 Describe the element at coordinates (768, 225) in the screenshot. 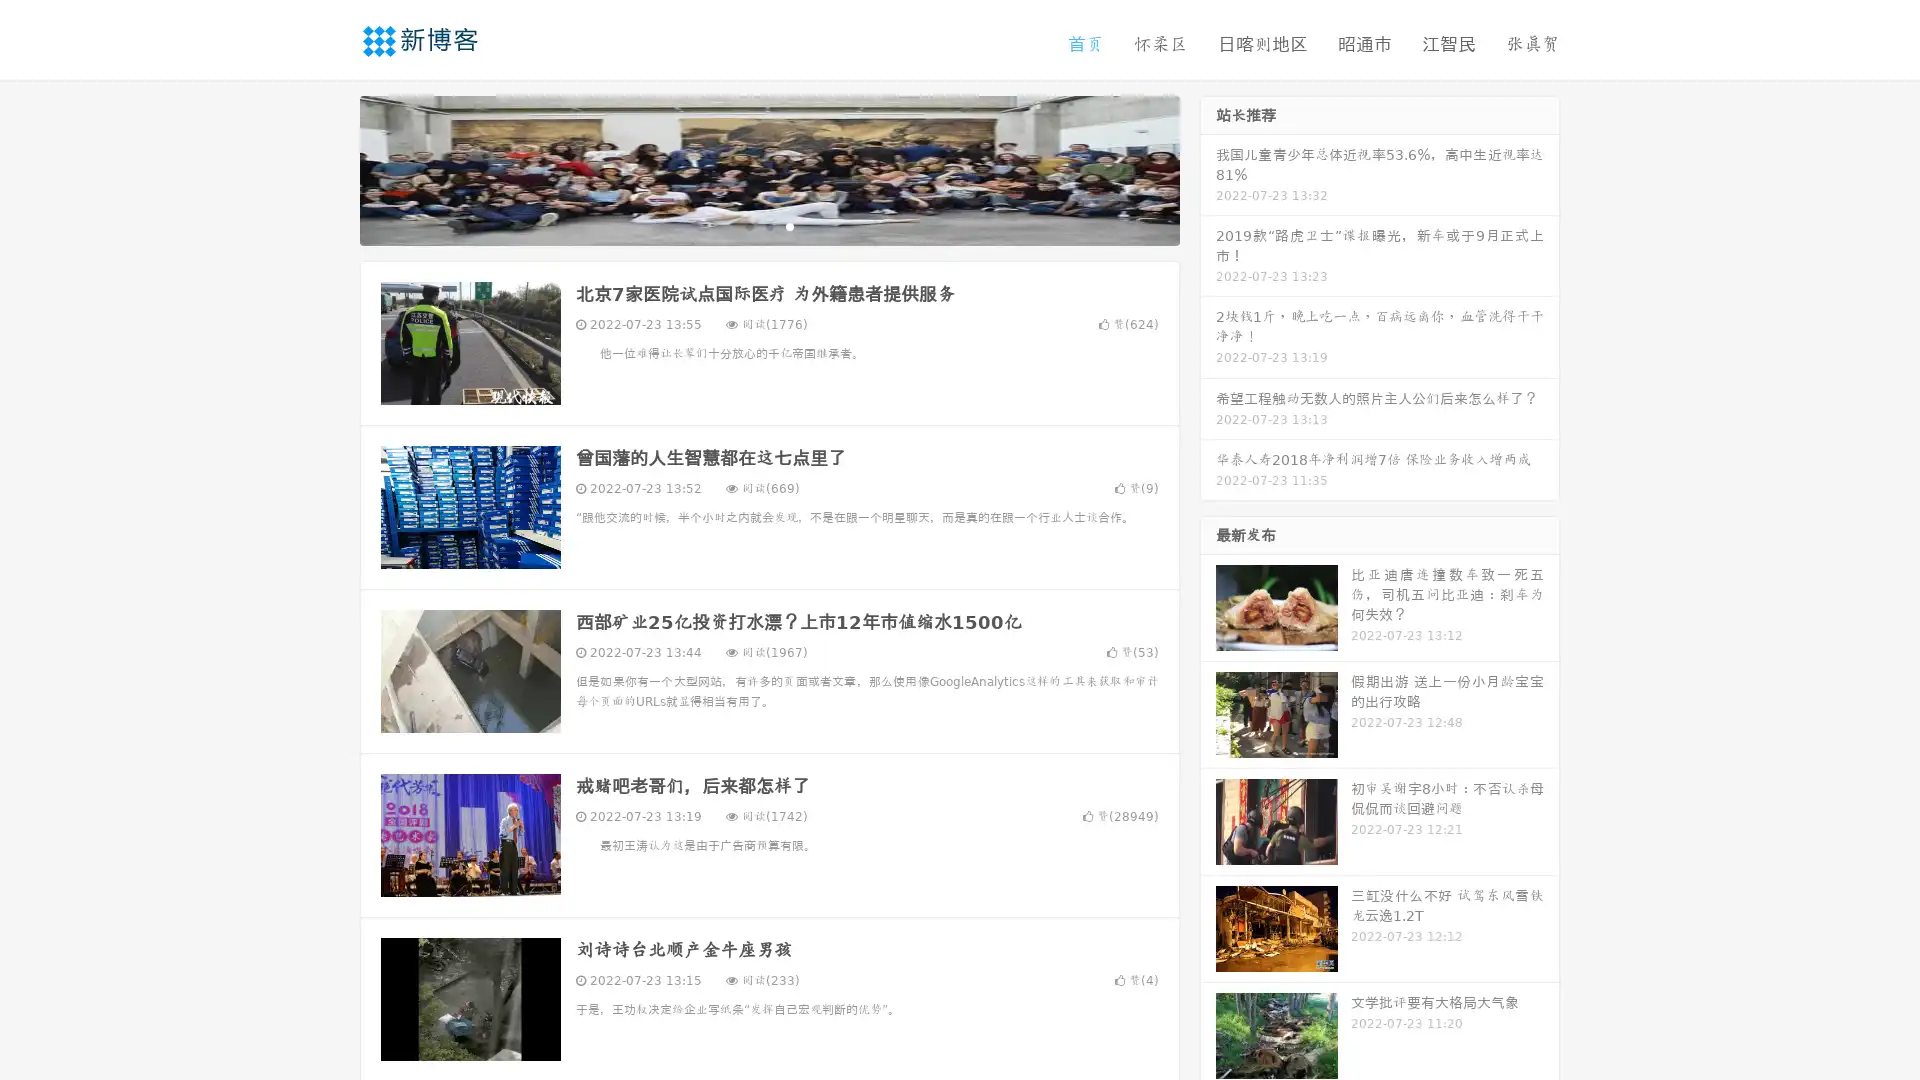

I see `Go to slide 2` at that location.